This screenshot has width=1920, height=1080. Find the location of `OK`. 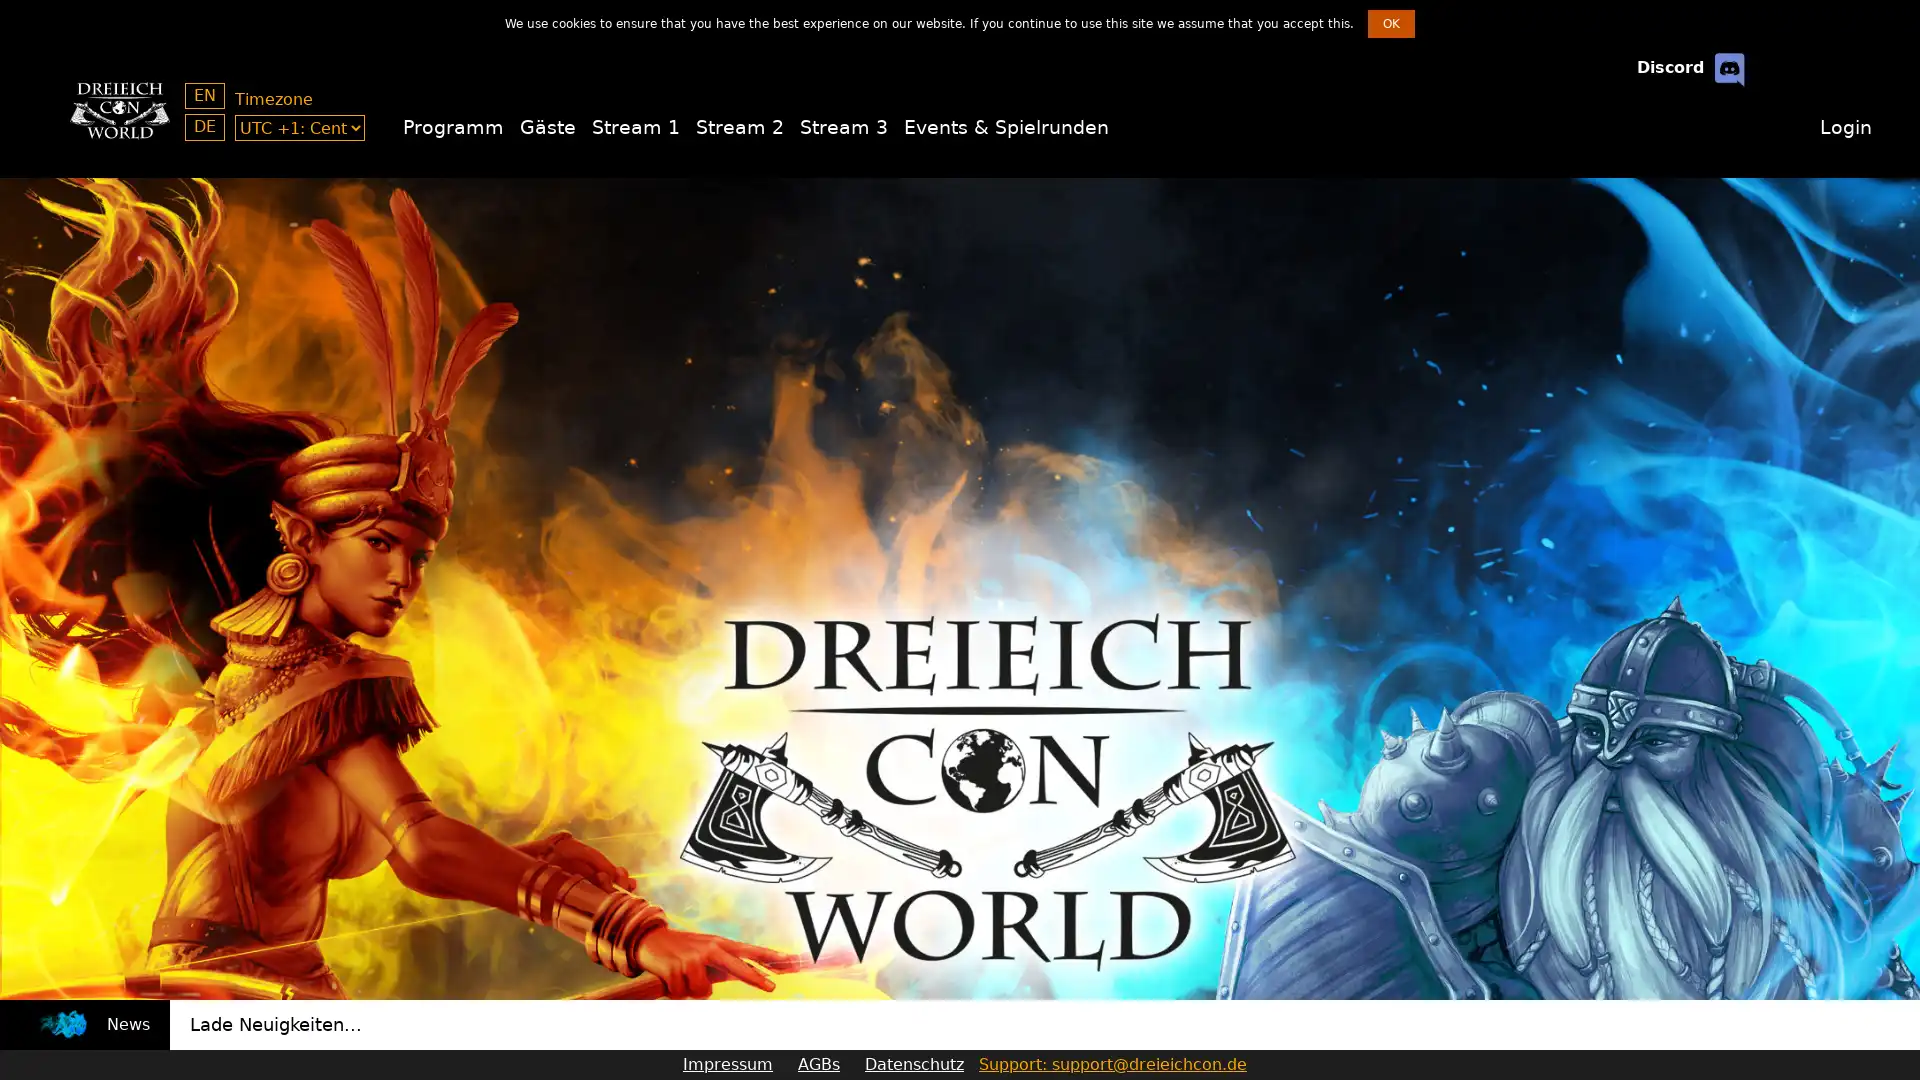

OK is located at coordinates (1390, 23).